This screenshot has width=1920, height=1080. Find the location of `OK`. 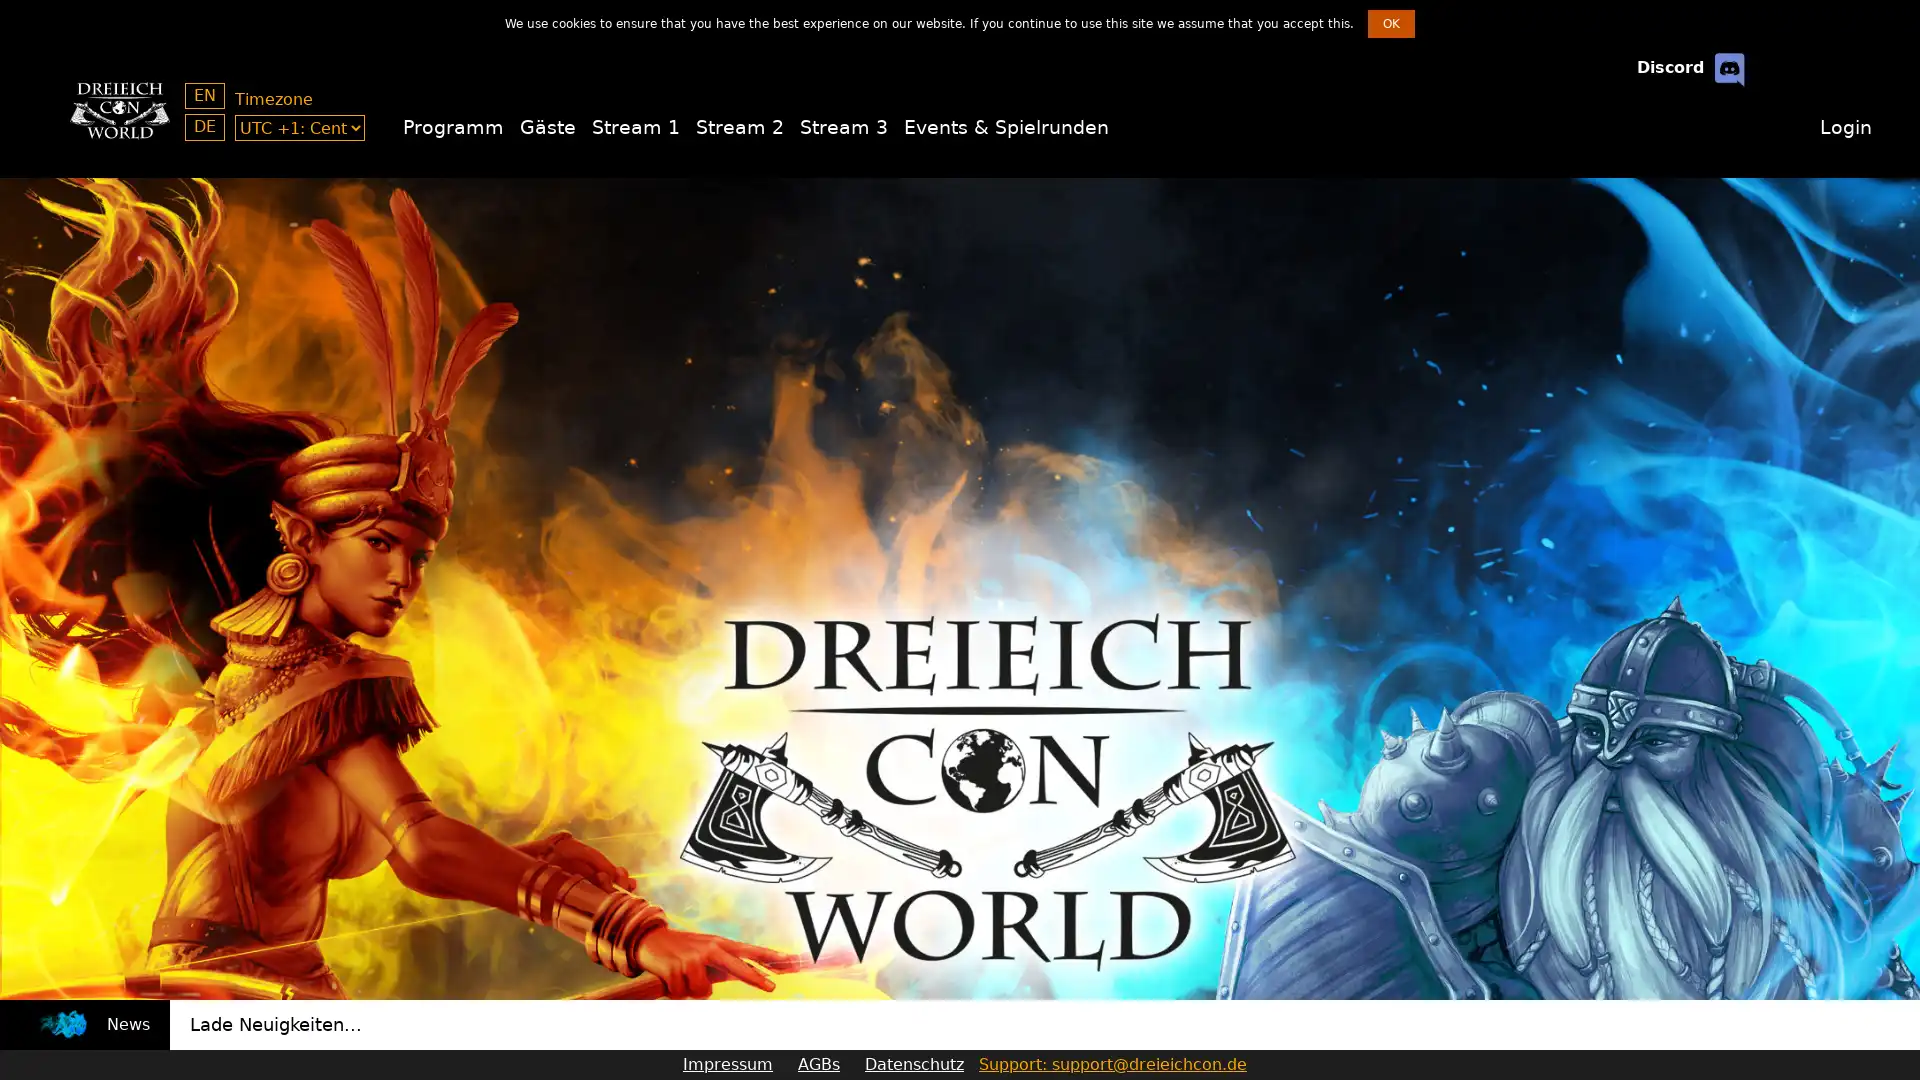

OK is located at coordinates (1390, 23).